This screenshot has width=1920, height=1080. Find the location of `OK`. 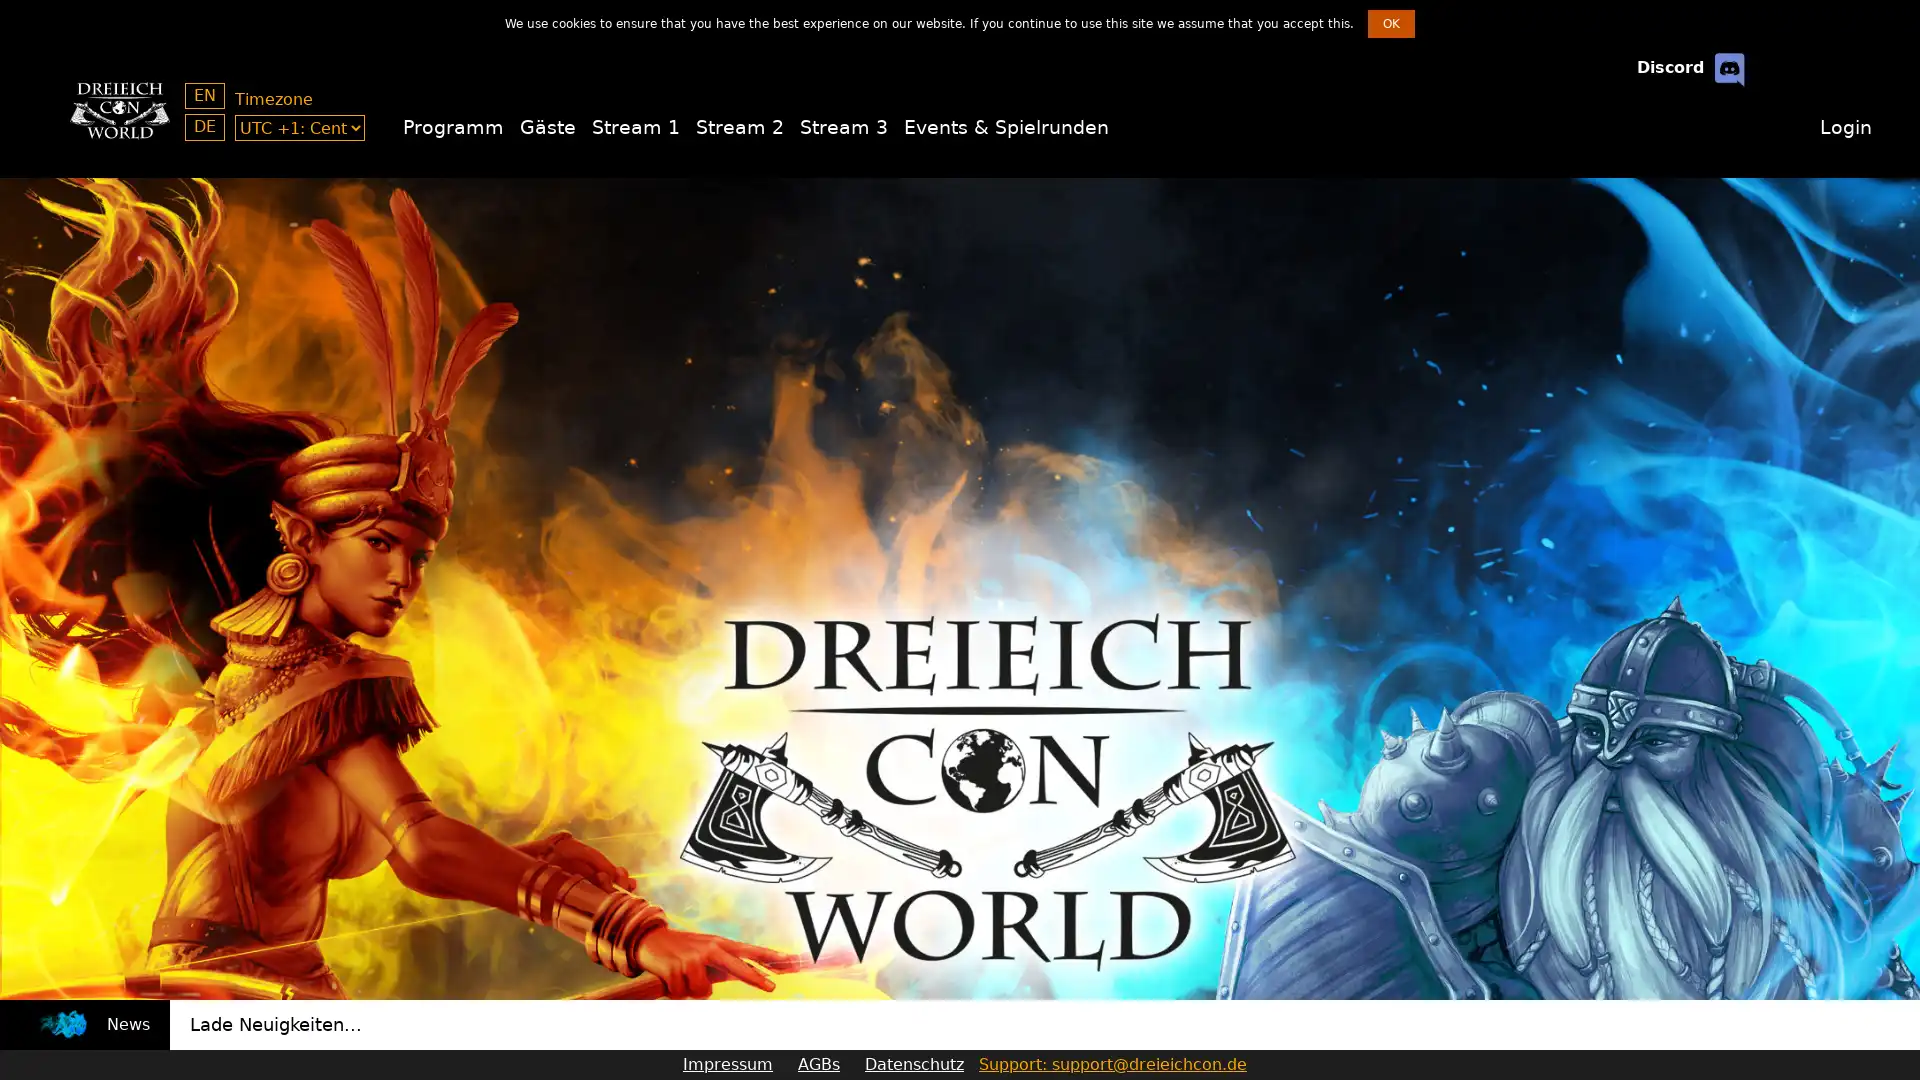

OK is located at coordinates (1390, 23).